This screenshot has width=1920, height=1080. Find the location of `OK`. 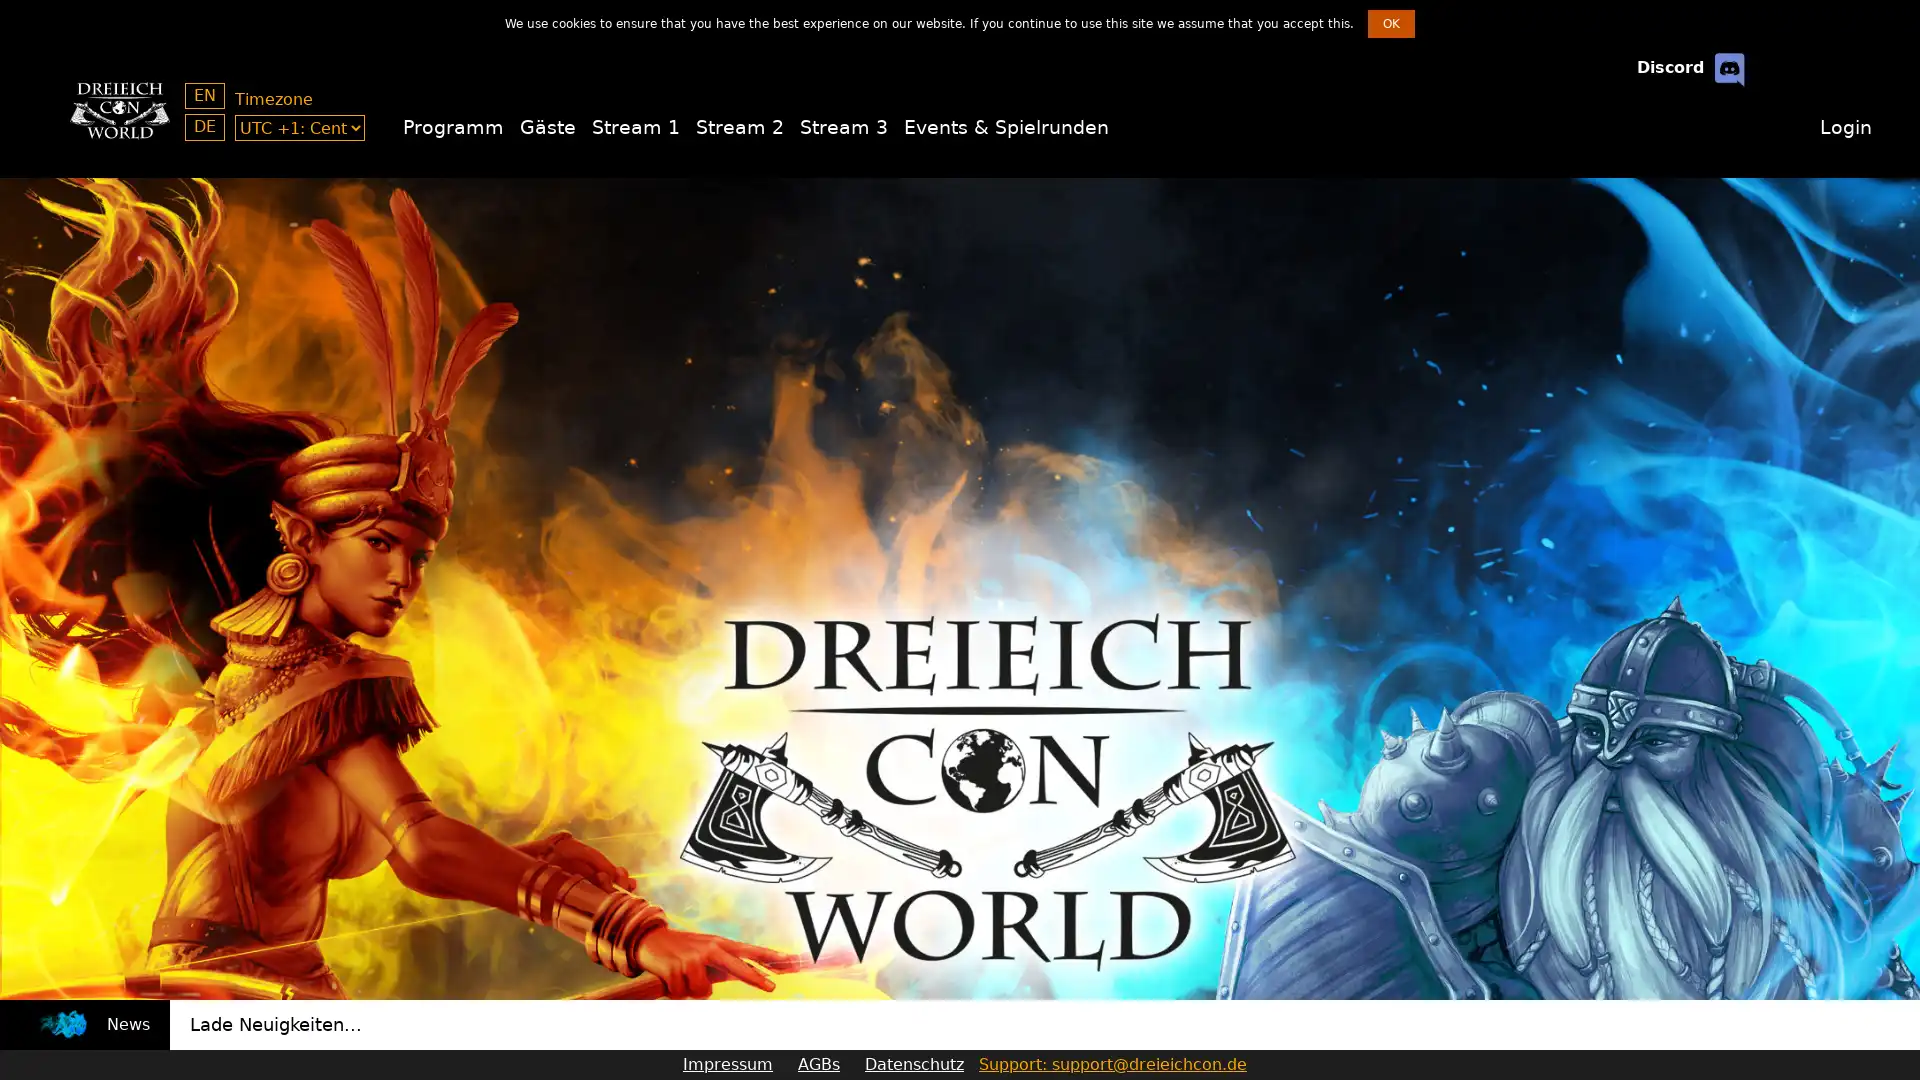

OK is located at coordinates (1390, 23).